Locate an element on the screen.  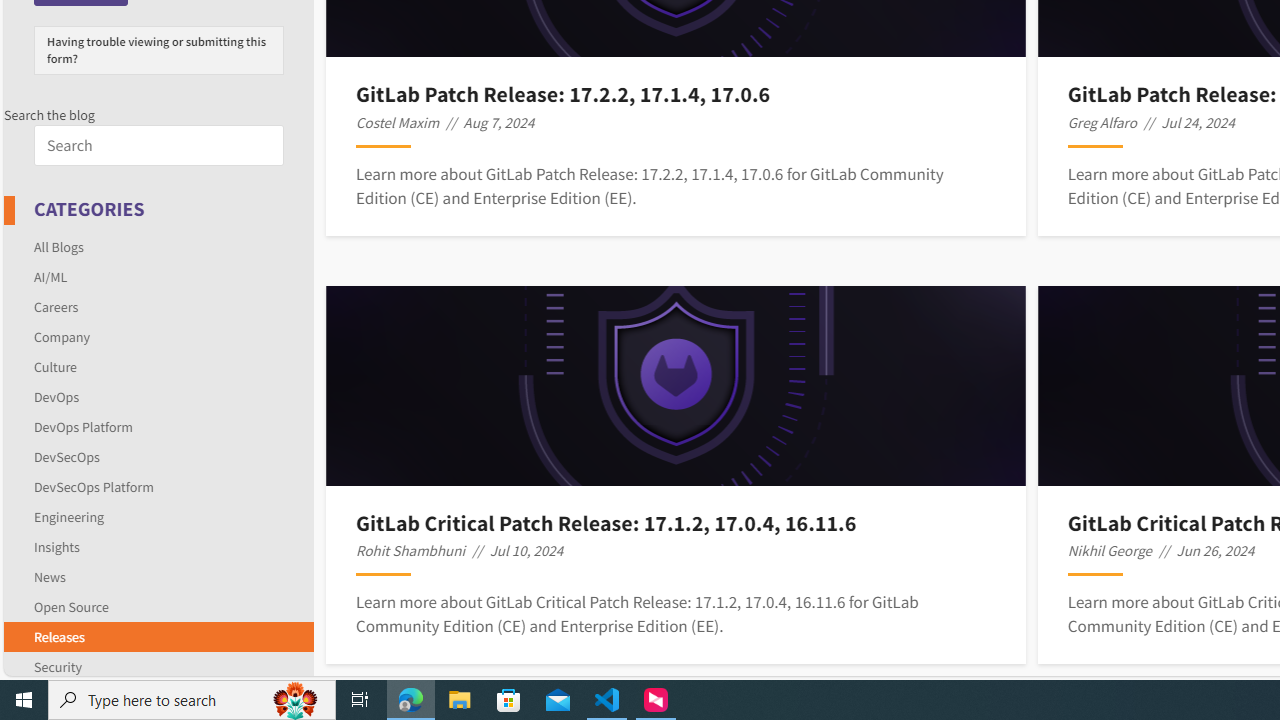
'Releases' is located at coordinates (157, 636).